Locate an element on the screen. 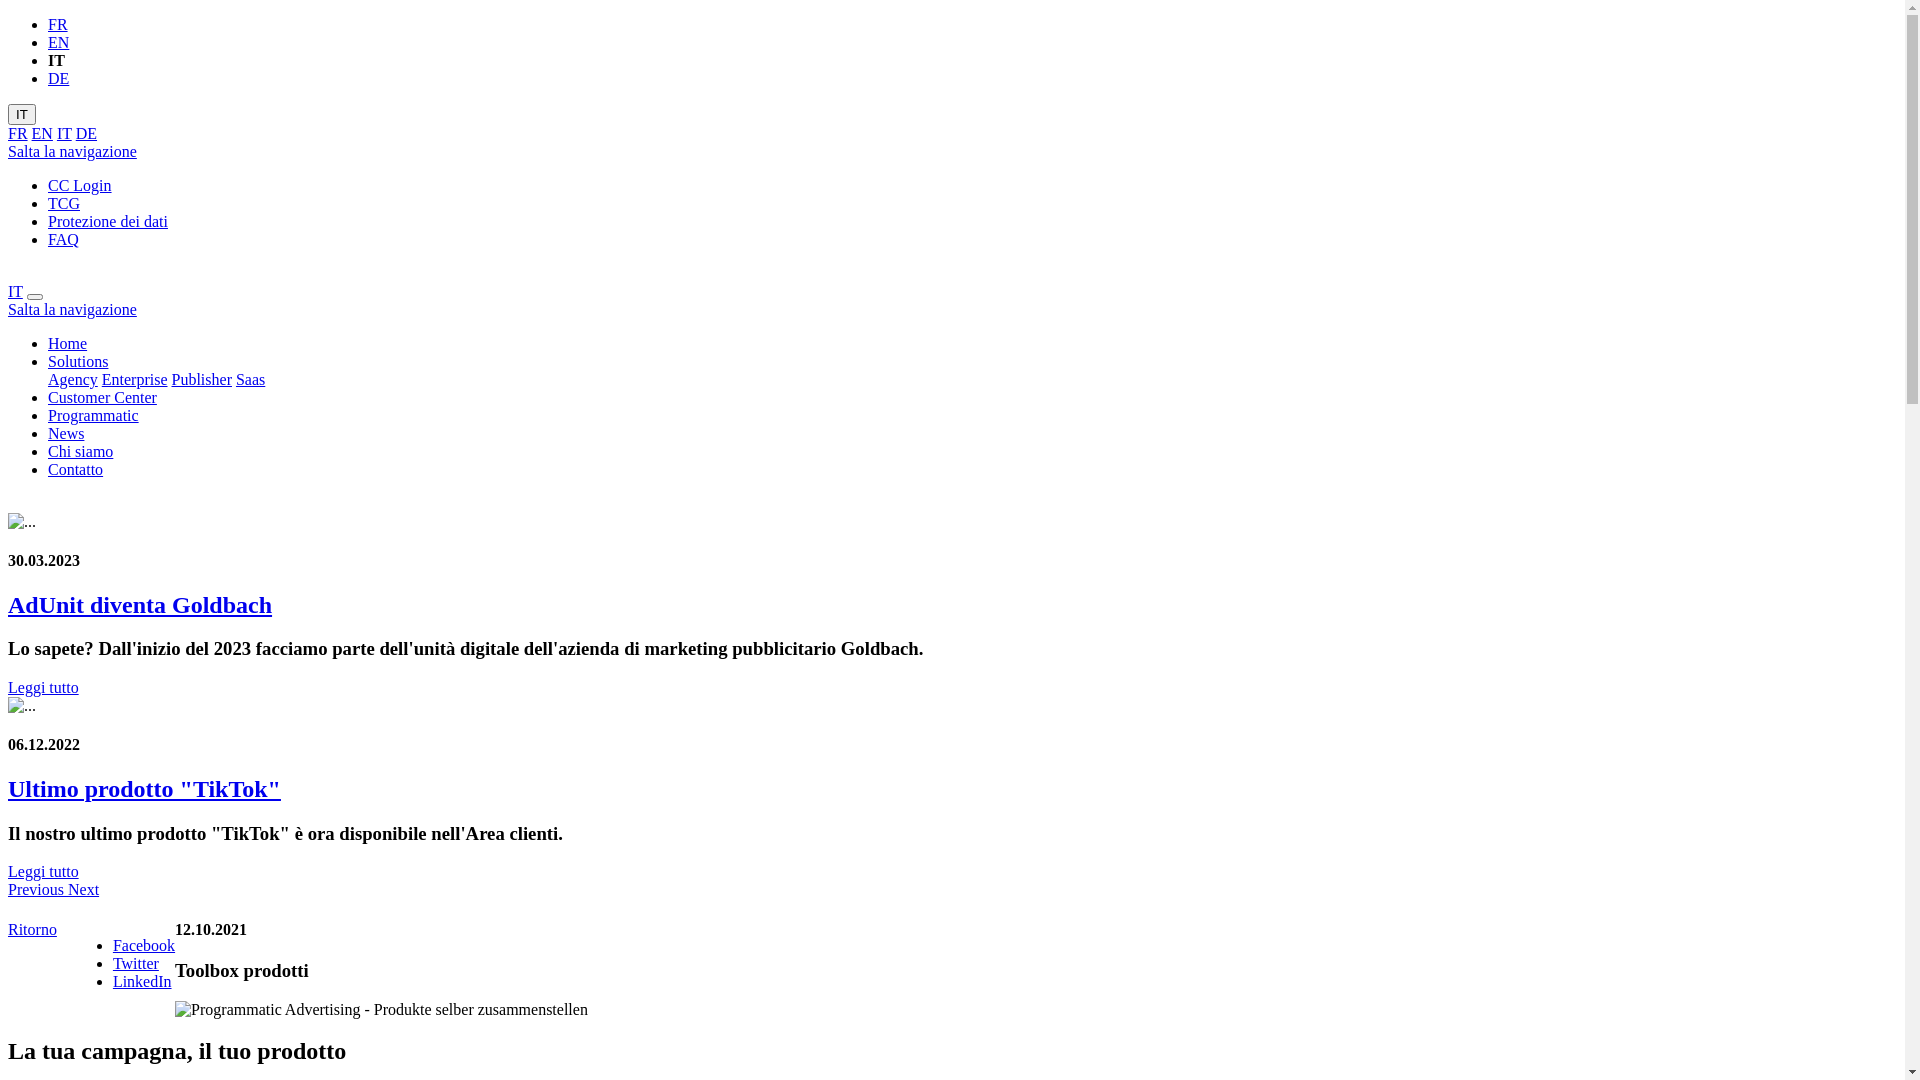  'Home' is located at coordinates (48, 342).